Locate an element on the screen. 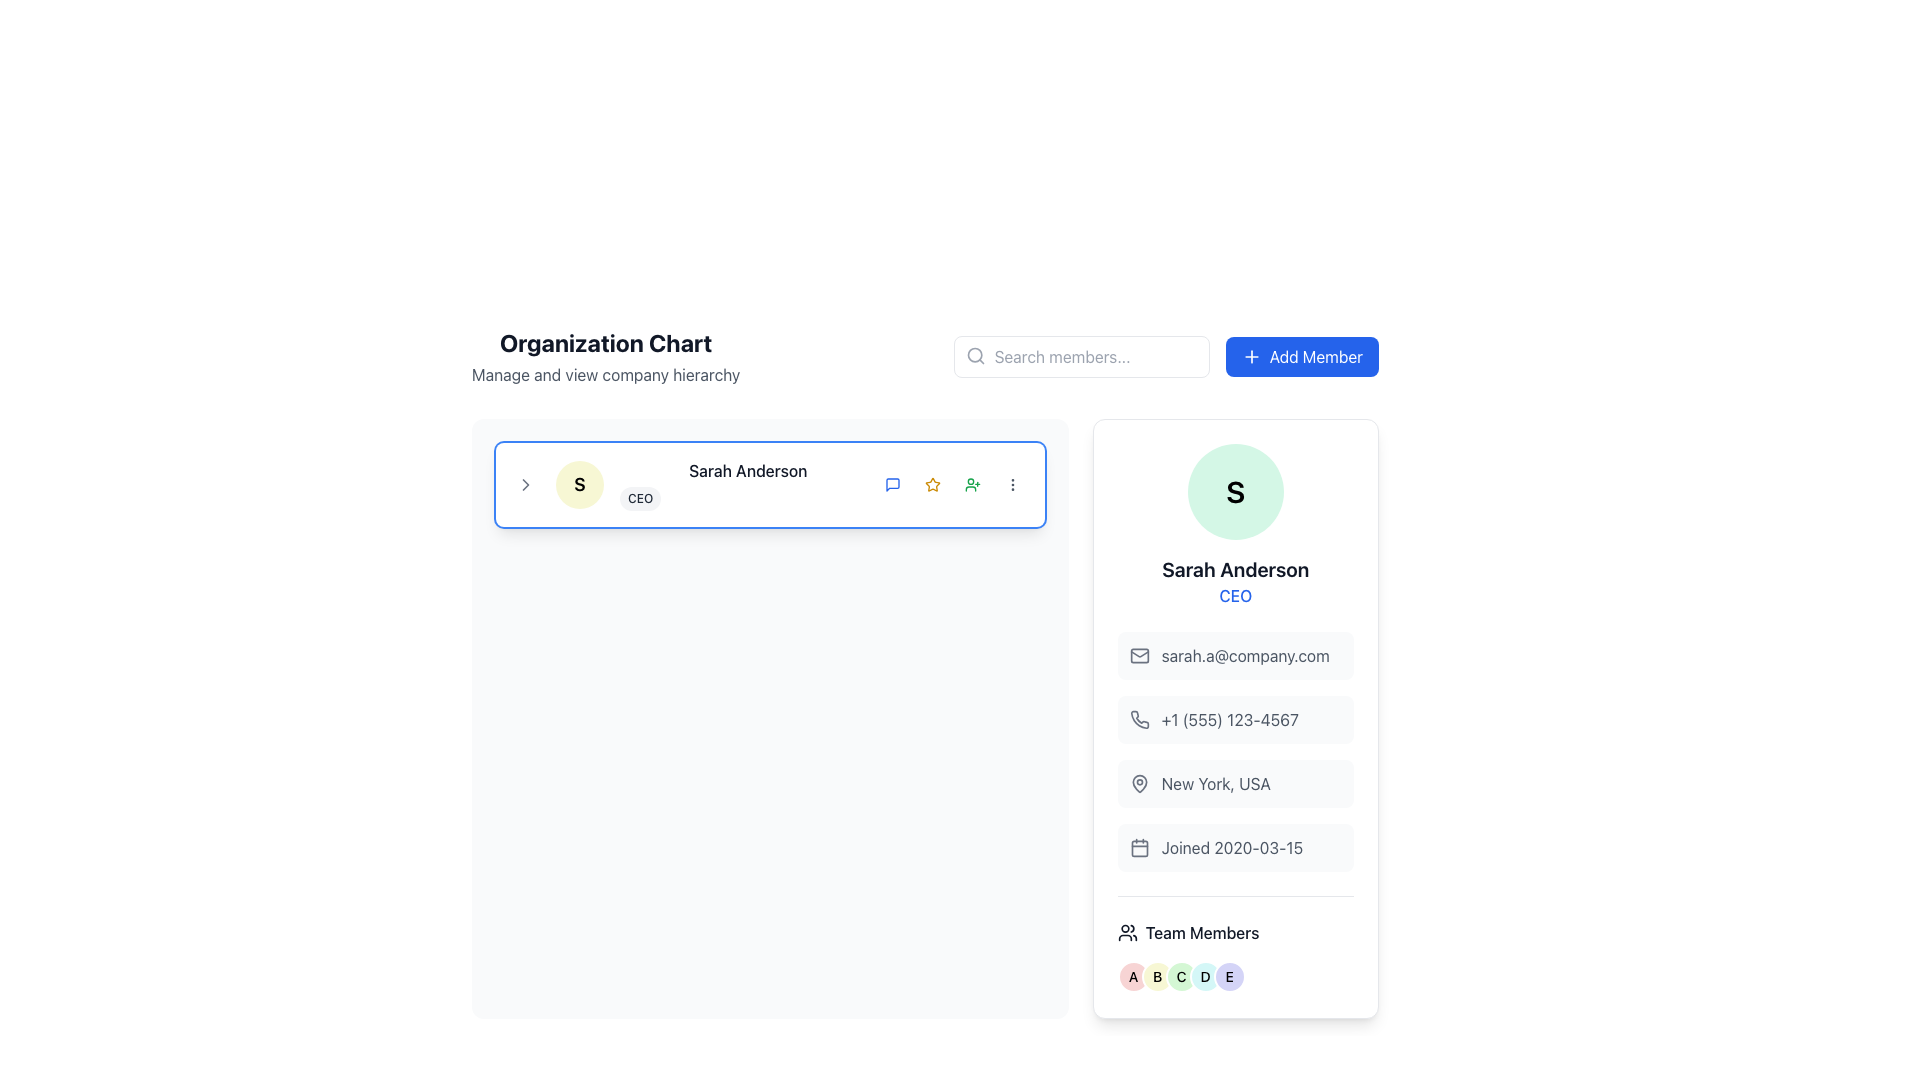  the 'Add Member' button located in the upper-right corner of the interface is located at coordinates (1302, 356).